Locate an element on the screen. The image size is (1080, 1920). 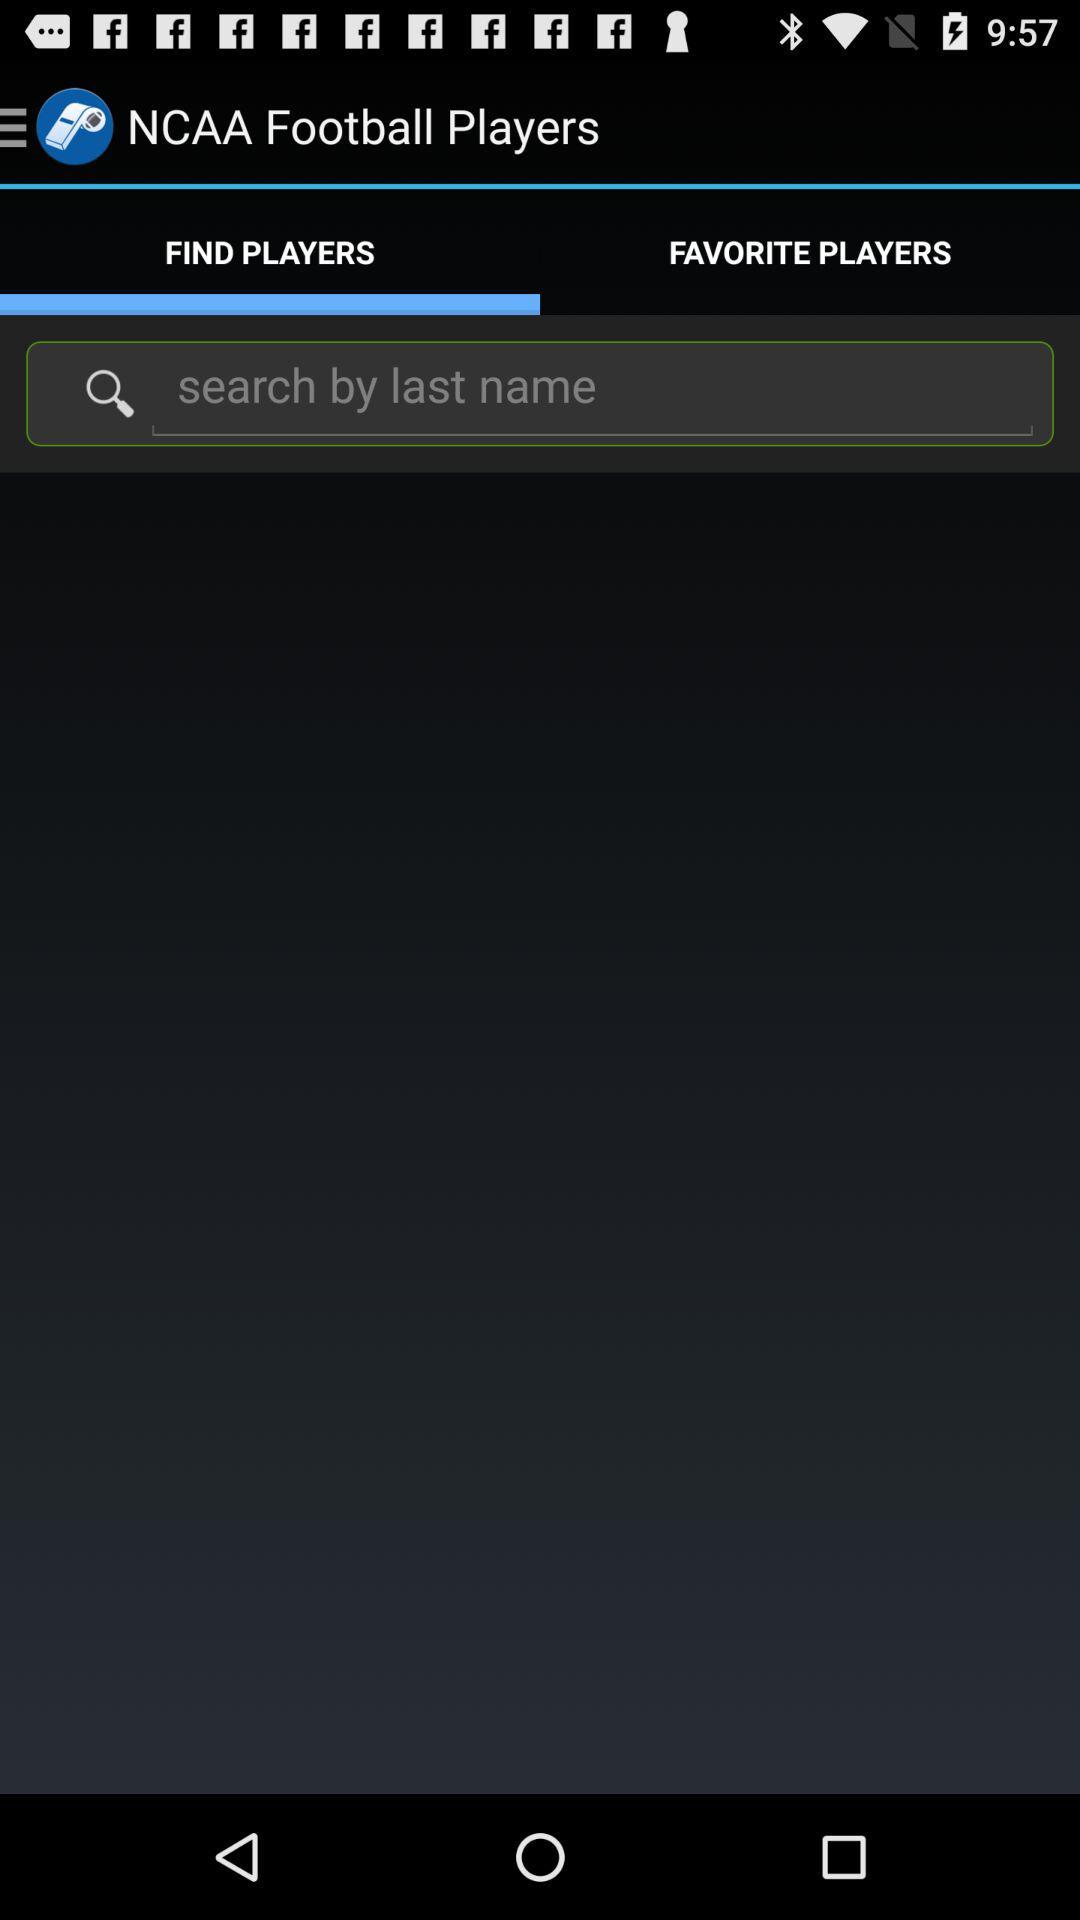
item at the center is located at coordinates (540, 1133).